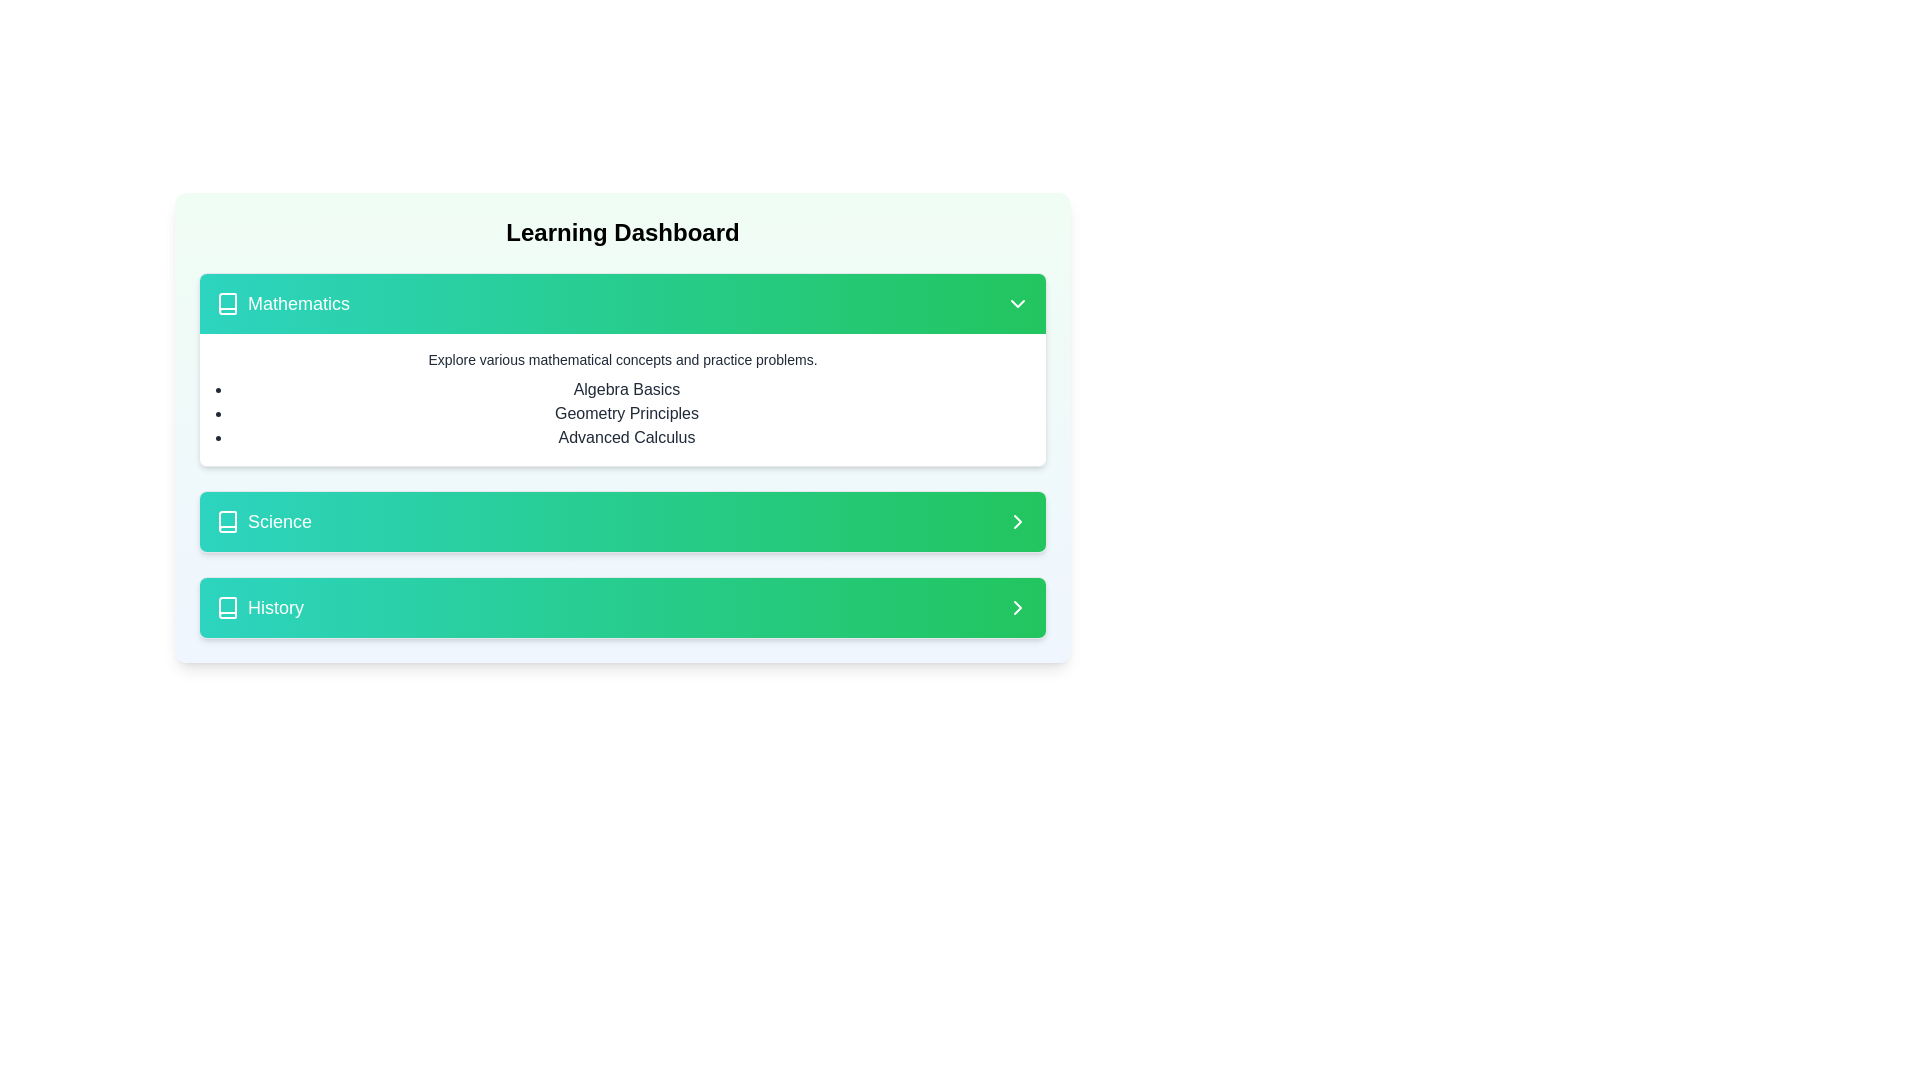 The width and height of the screenshot is (1920, 1080). I want to click on the rightward chevron SVG icon with a white stroke located at the far-right end of the 'Science' section, so click(1017, 520).